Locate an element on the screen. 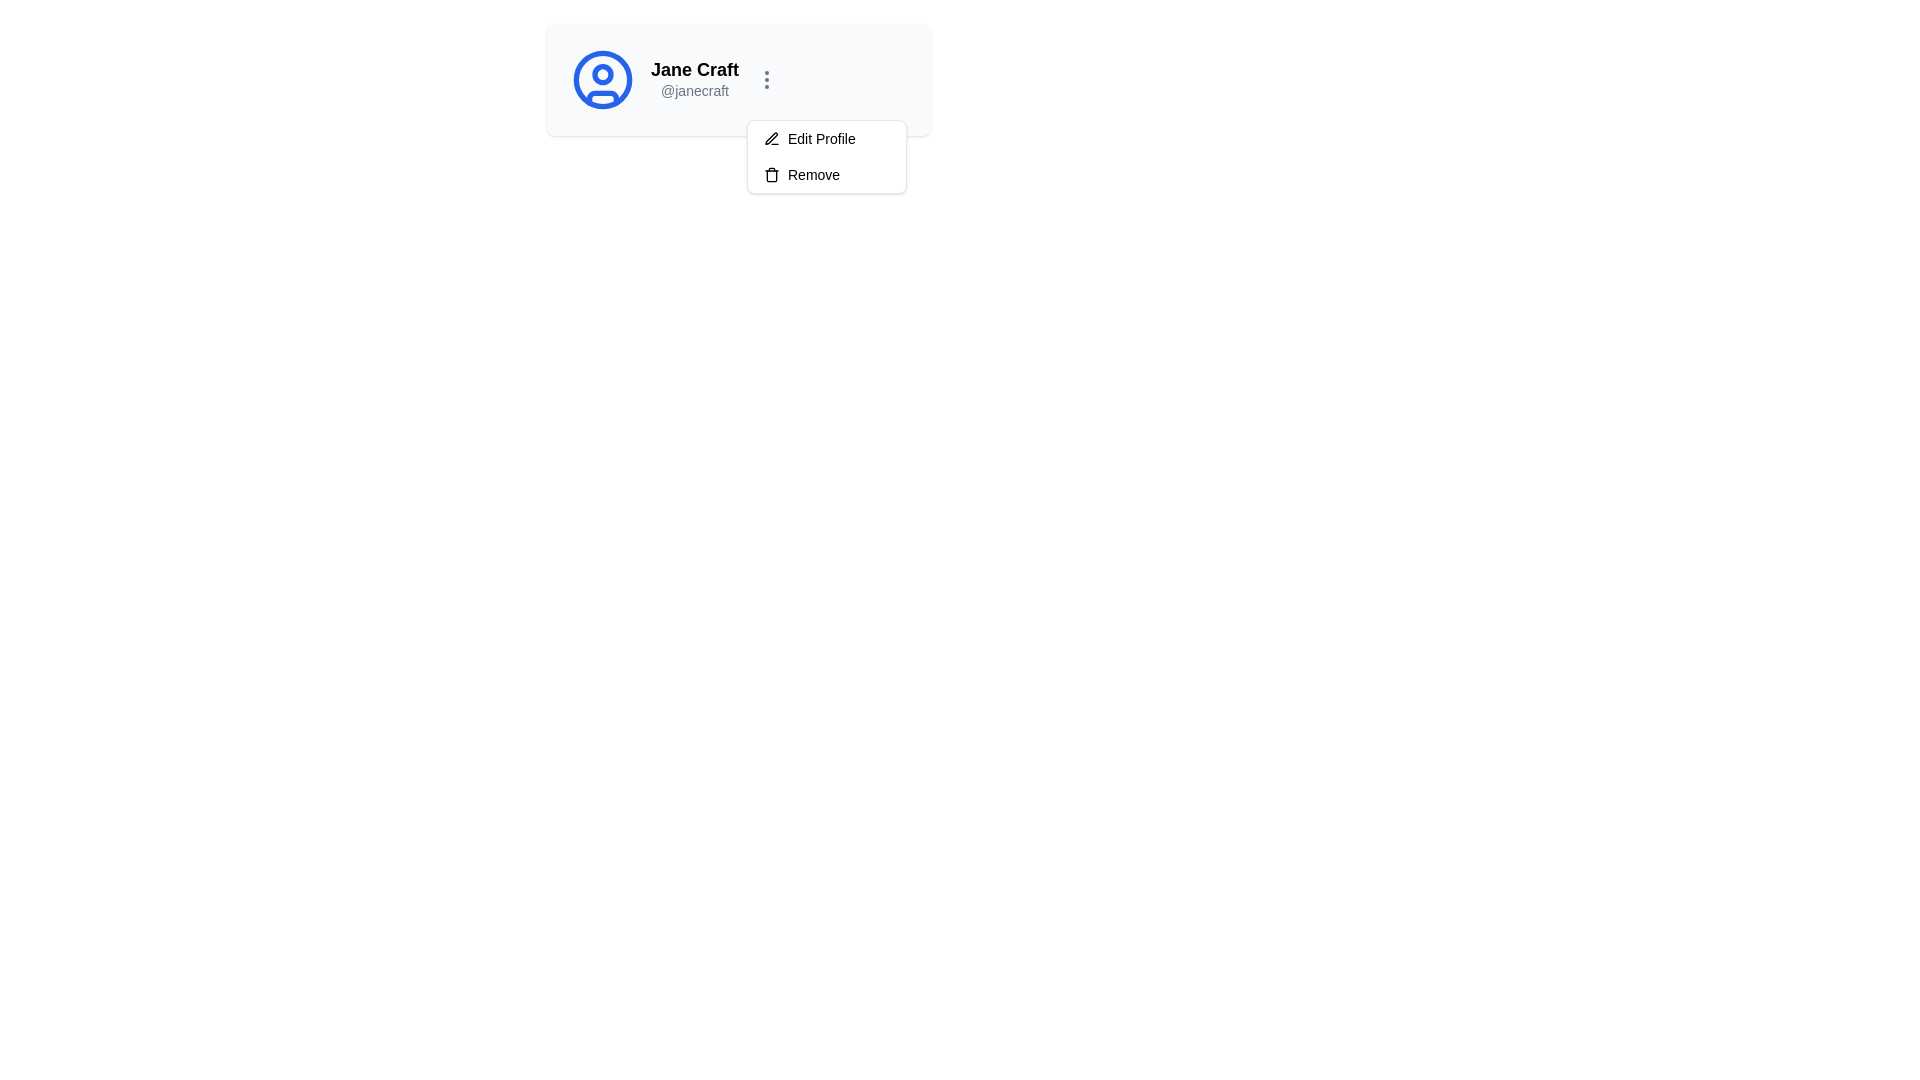  the static text representing the user handle, located directly beneath 'Jane Craft' in the top-left section of the interface is located at coordinates (695, 91).